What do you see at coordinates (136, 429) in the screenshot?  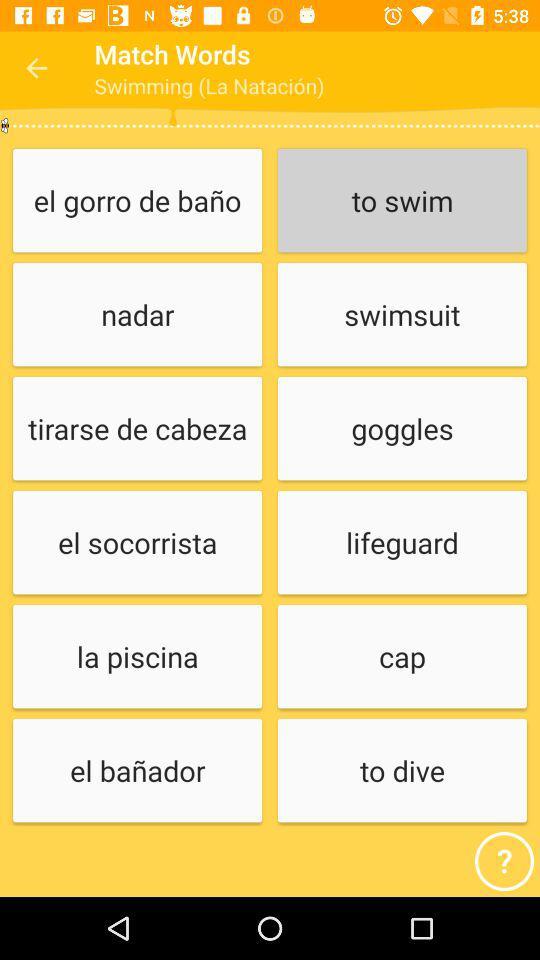 I see `icon above el socorrista` at bounding box center [136, 429].